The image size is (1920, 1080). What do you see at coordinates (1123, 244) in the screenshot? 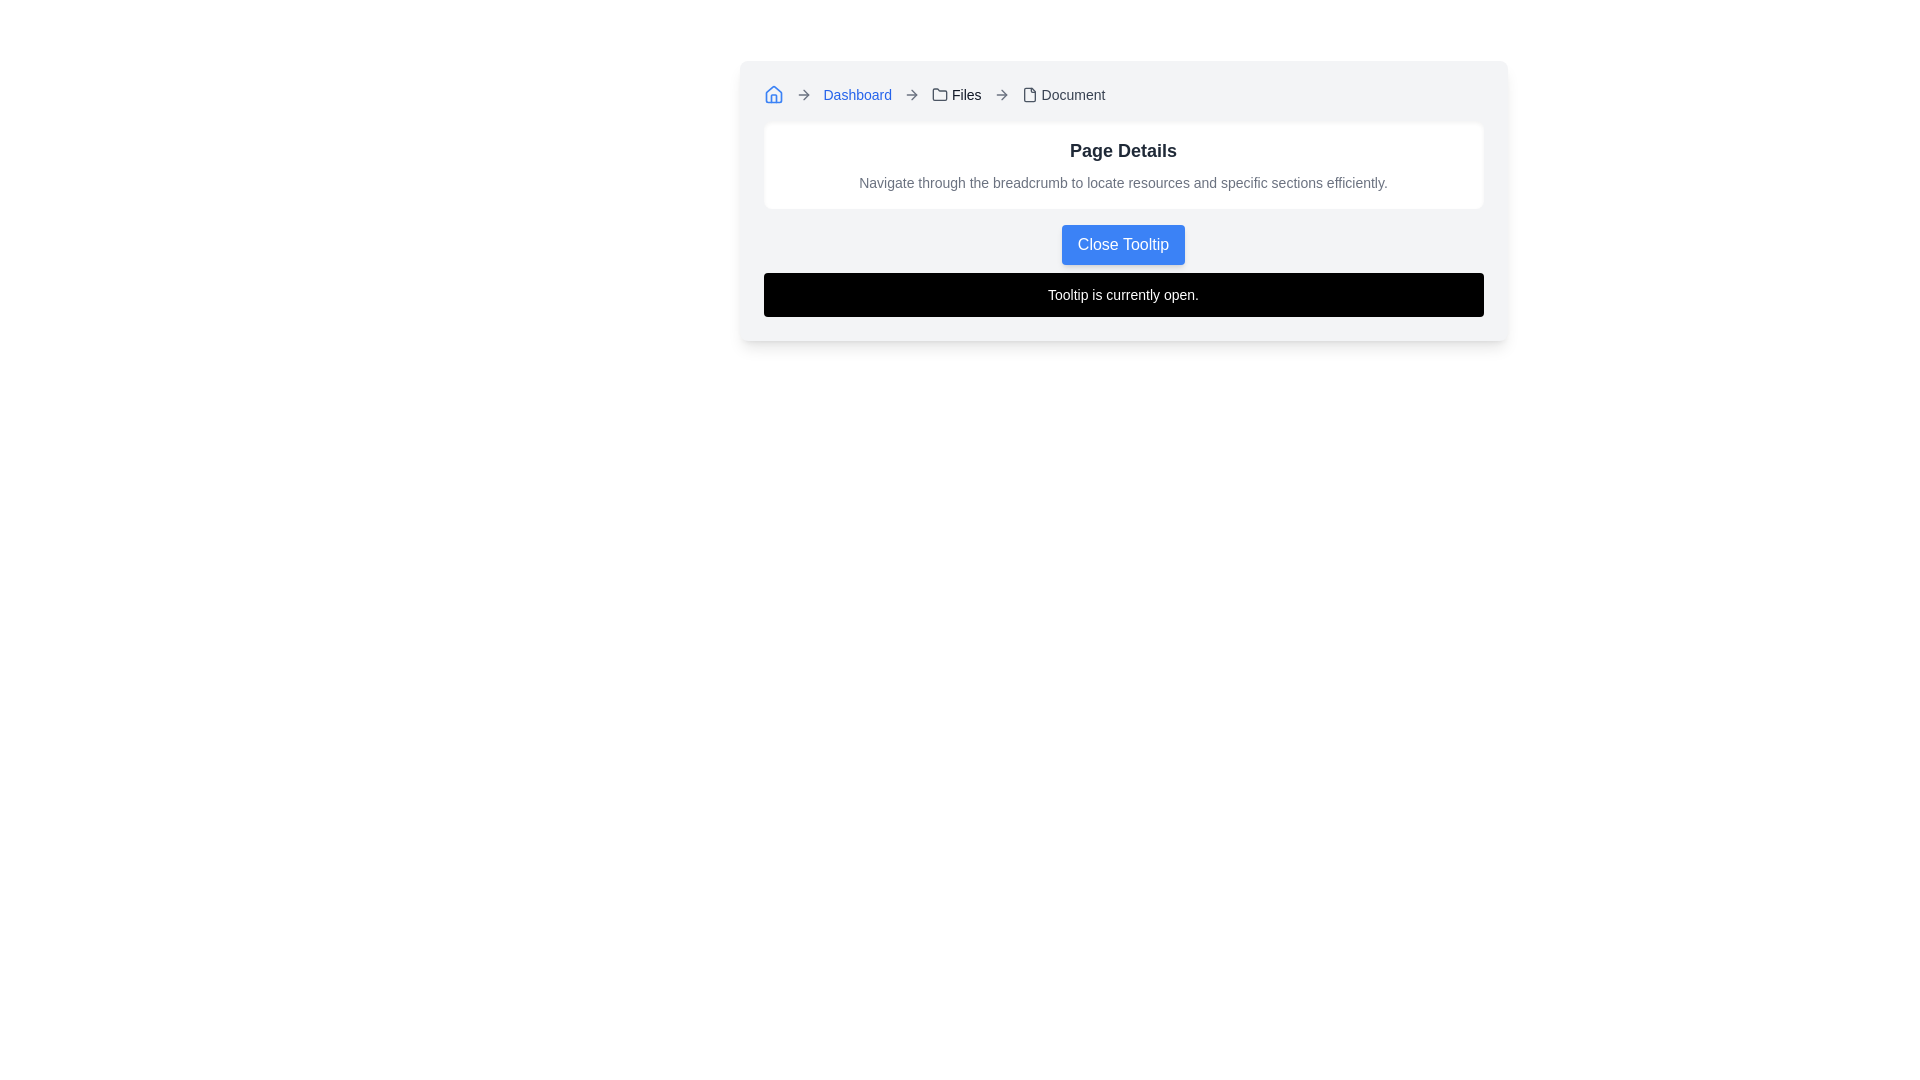
I see `the blue rounded button labeled 'Close Tooltip', which is centrally located above the message bar and below the title 'Page Details'` at bounding box center [1123, 244].